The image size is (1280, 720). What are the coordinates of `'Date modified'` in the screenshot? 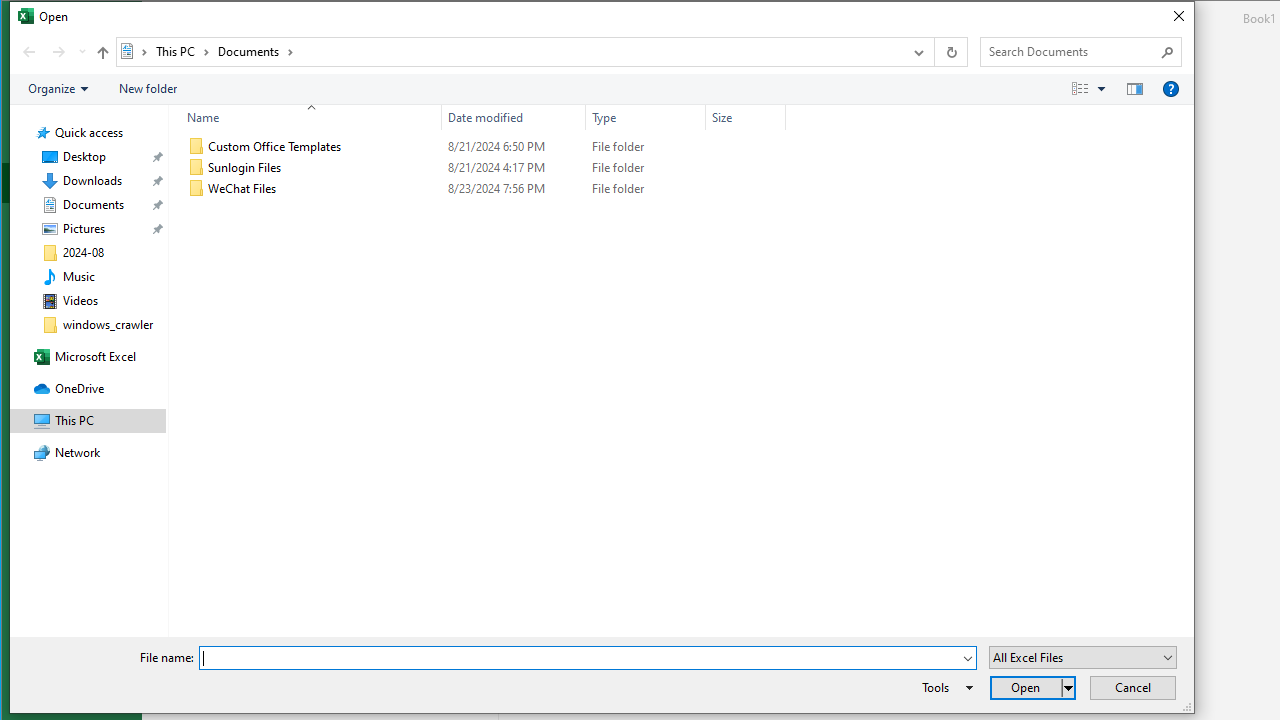 It's located at (513, 117).